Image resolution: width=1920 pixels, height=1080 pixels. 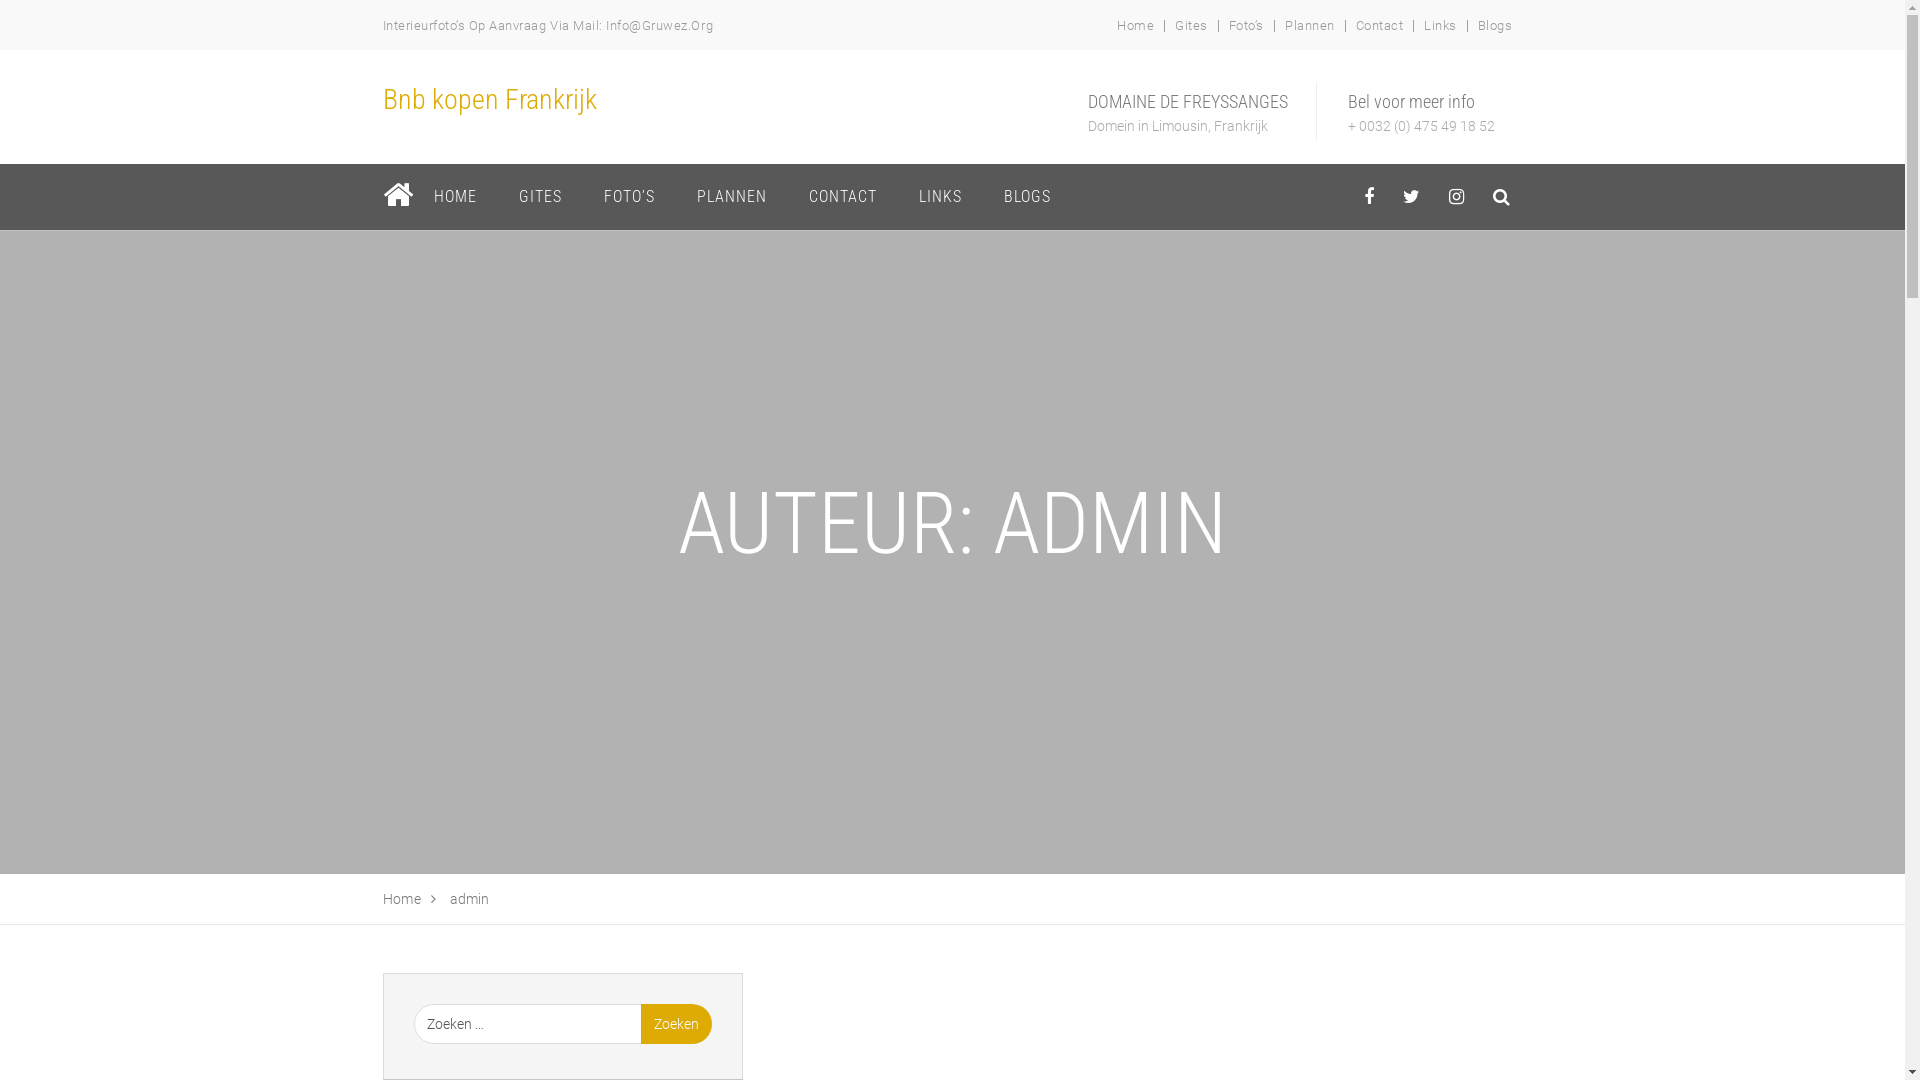 I want to click on 'Gites', so click(x=1191, y=25).